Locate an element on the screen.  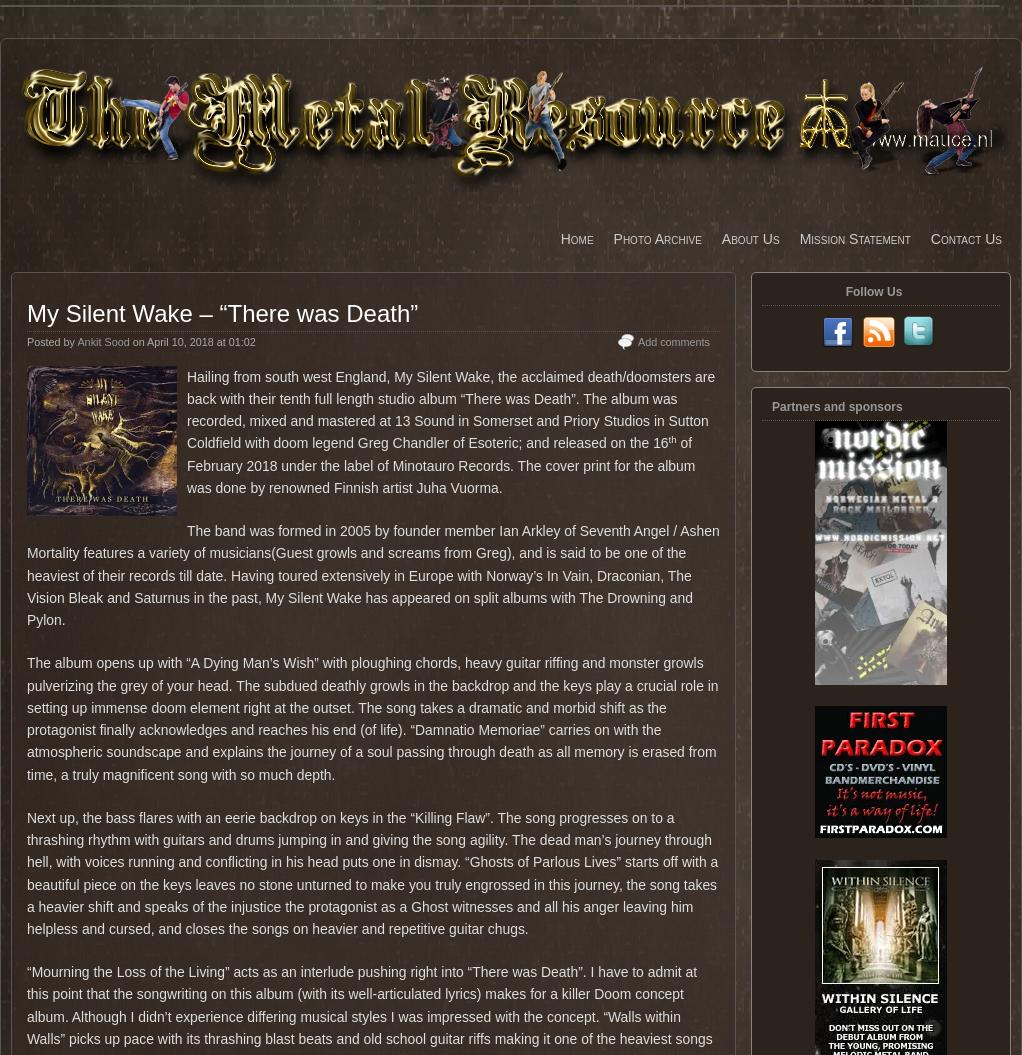
'Hailing from south west England, My Silent Wake, the acclaimed death/doomsters are back with their tenth full length studio album “There was Death”. The album was recorded, mixed and mastered at 13 Sound in Somerset and Priory Studios in Sutton Coldfield with doom legend Greg Chandler of Esoteric; and released on the 16' is located at coordinates (187, 409).